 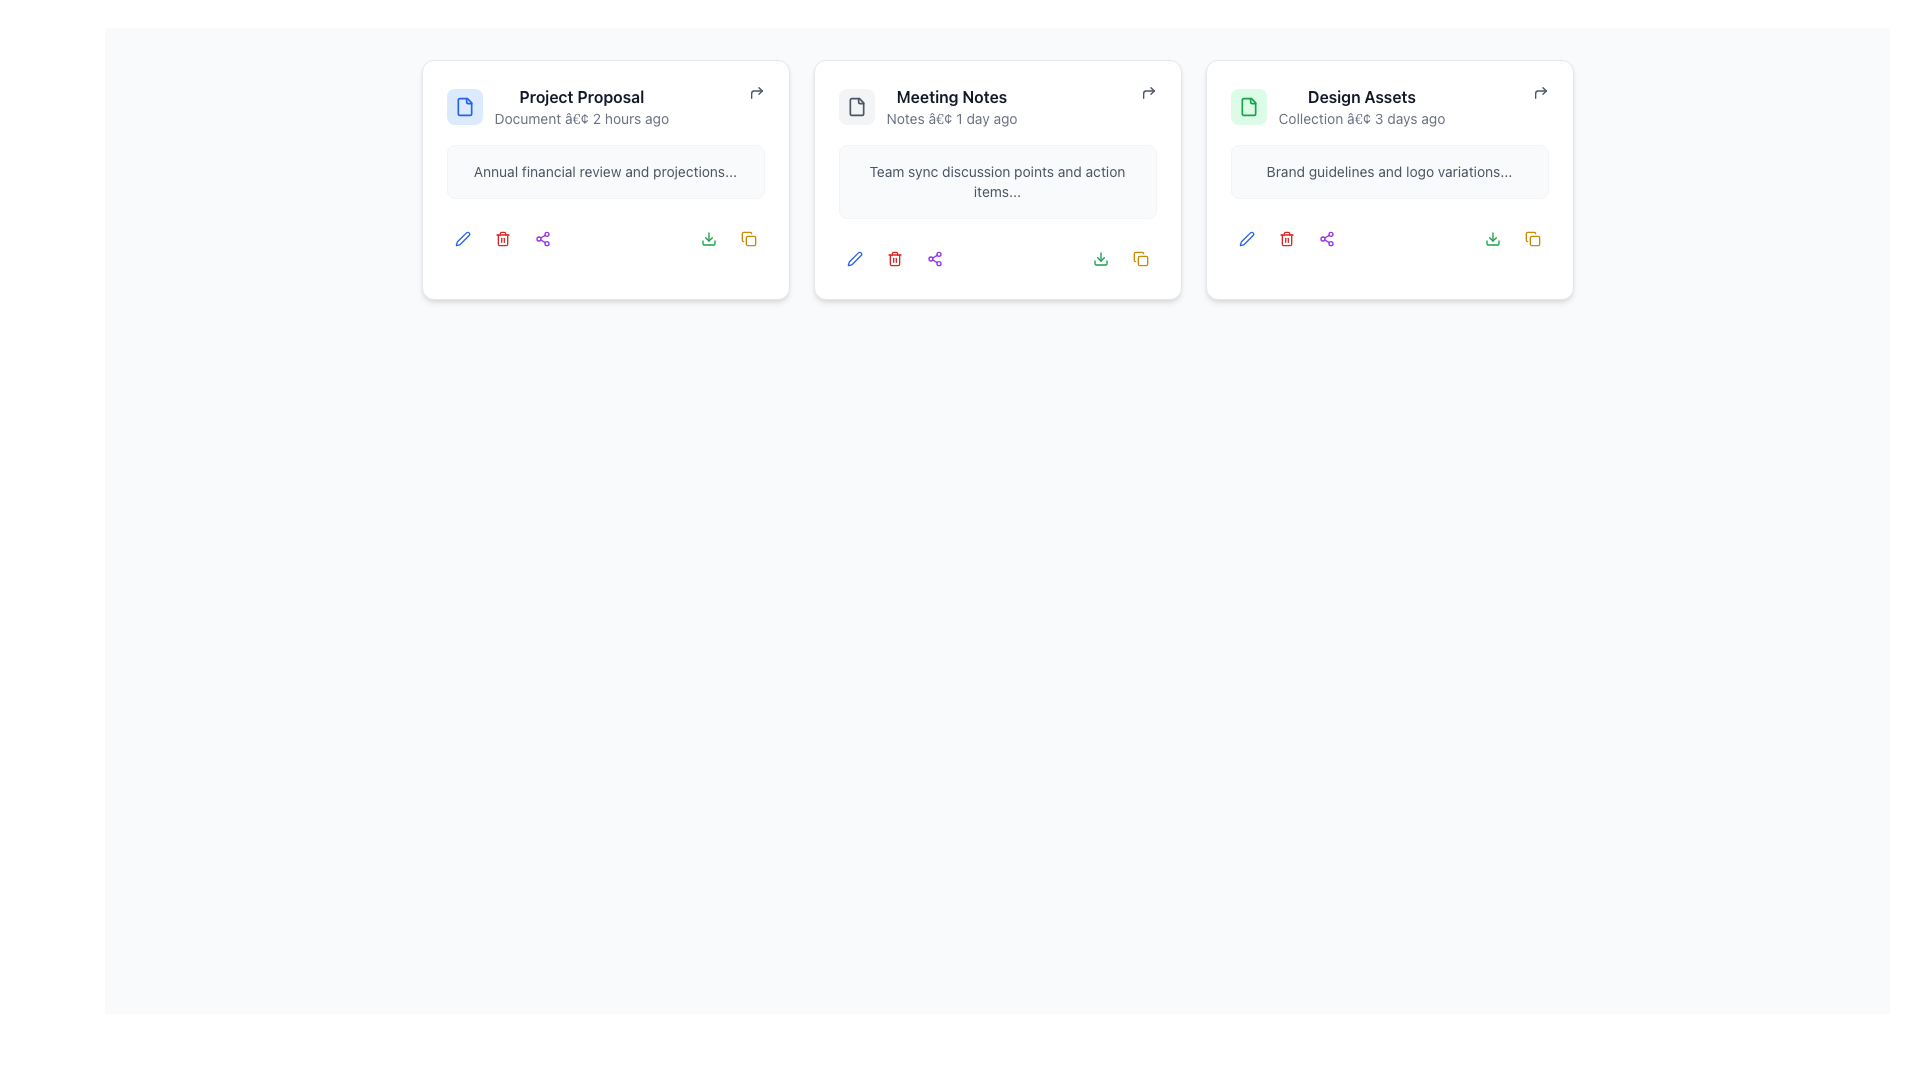 What do you see at coordinates (1531, 238) in the screenshot?
I see `the 'copy' icon button, styled as overlapping sheets of paper, located at the bottom right corner of the 'Design Assets' card for accessibility navigation` at bounding box center [1531, 238].